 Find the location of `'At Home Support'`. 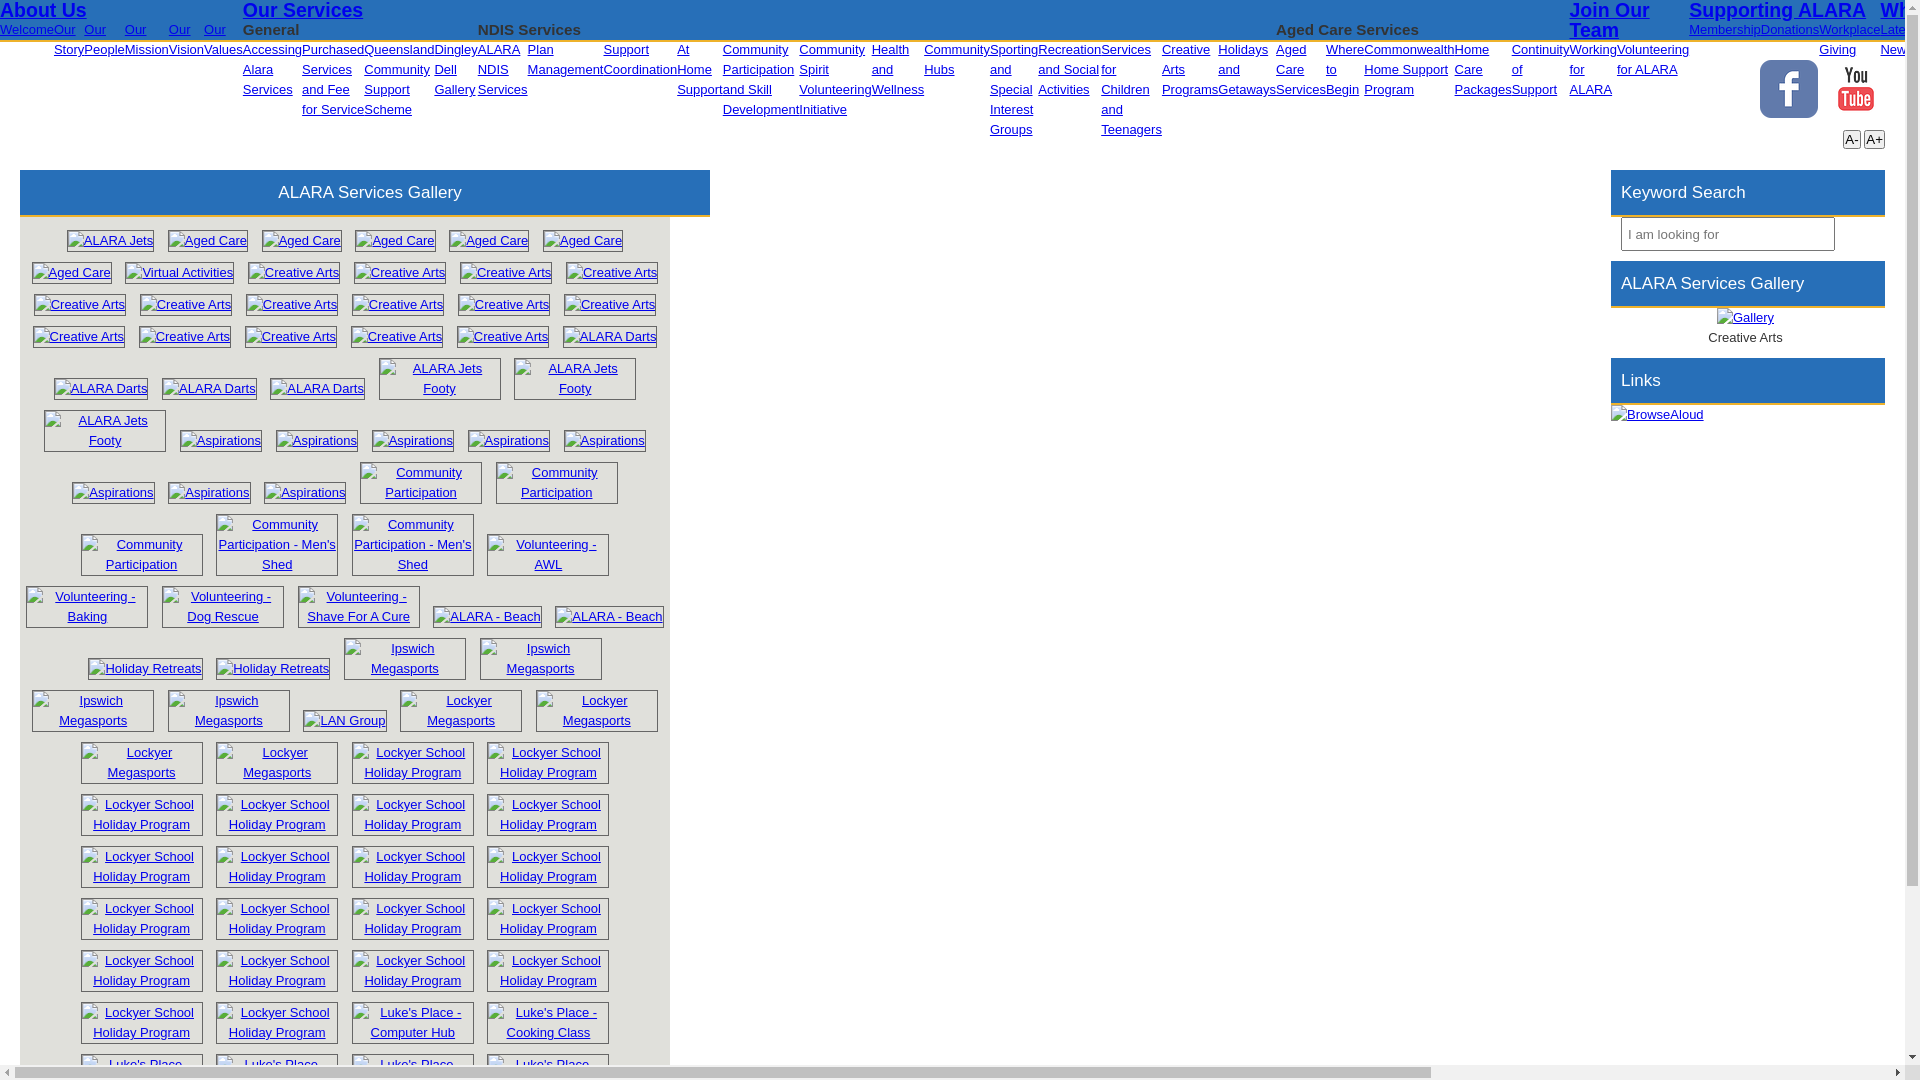

'At Home Support' is located at coordinates (700, 68).